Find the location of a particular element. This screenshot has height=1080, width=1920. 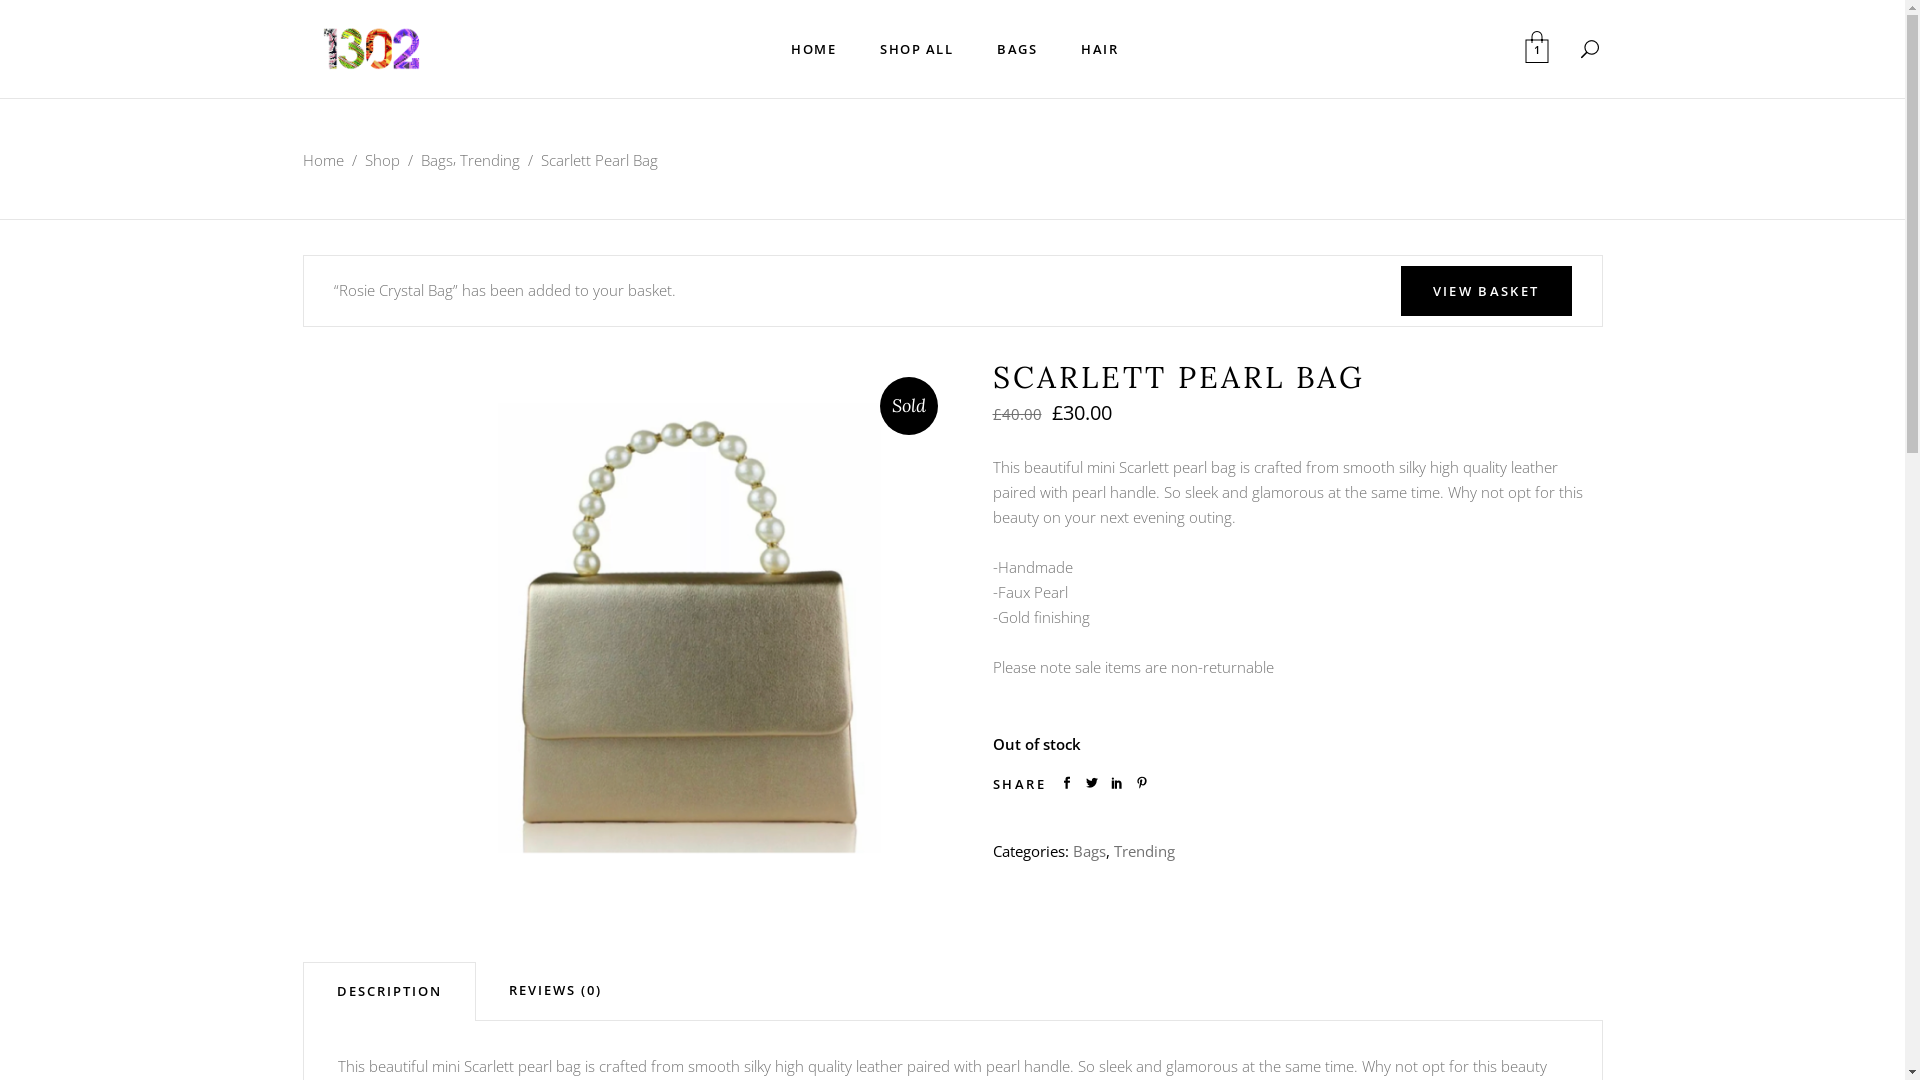

'VIEW BASKET' is located at coordinates (1486, 290).